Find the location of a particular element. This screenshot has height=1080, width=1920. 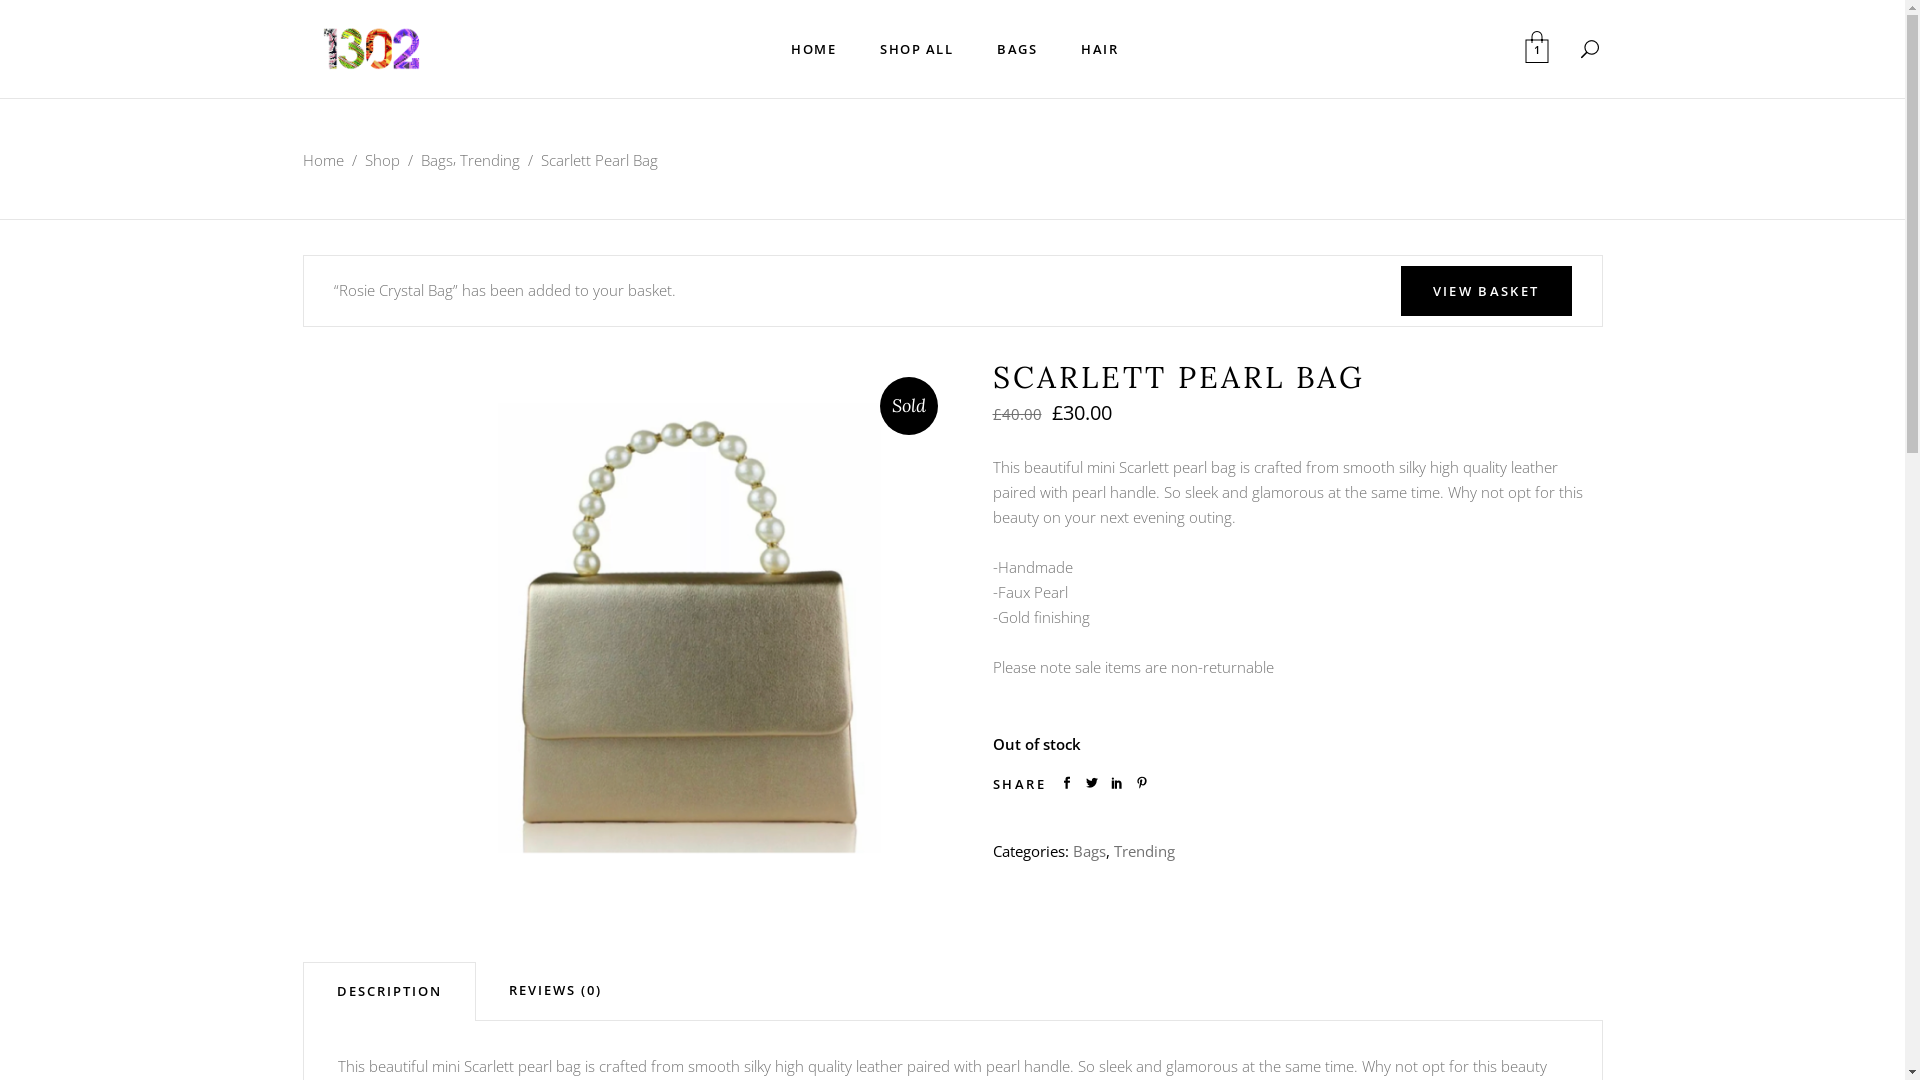

'VIEW BASKET' is located at coordinates (1486, 290).